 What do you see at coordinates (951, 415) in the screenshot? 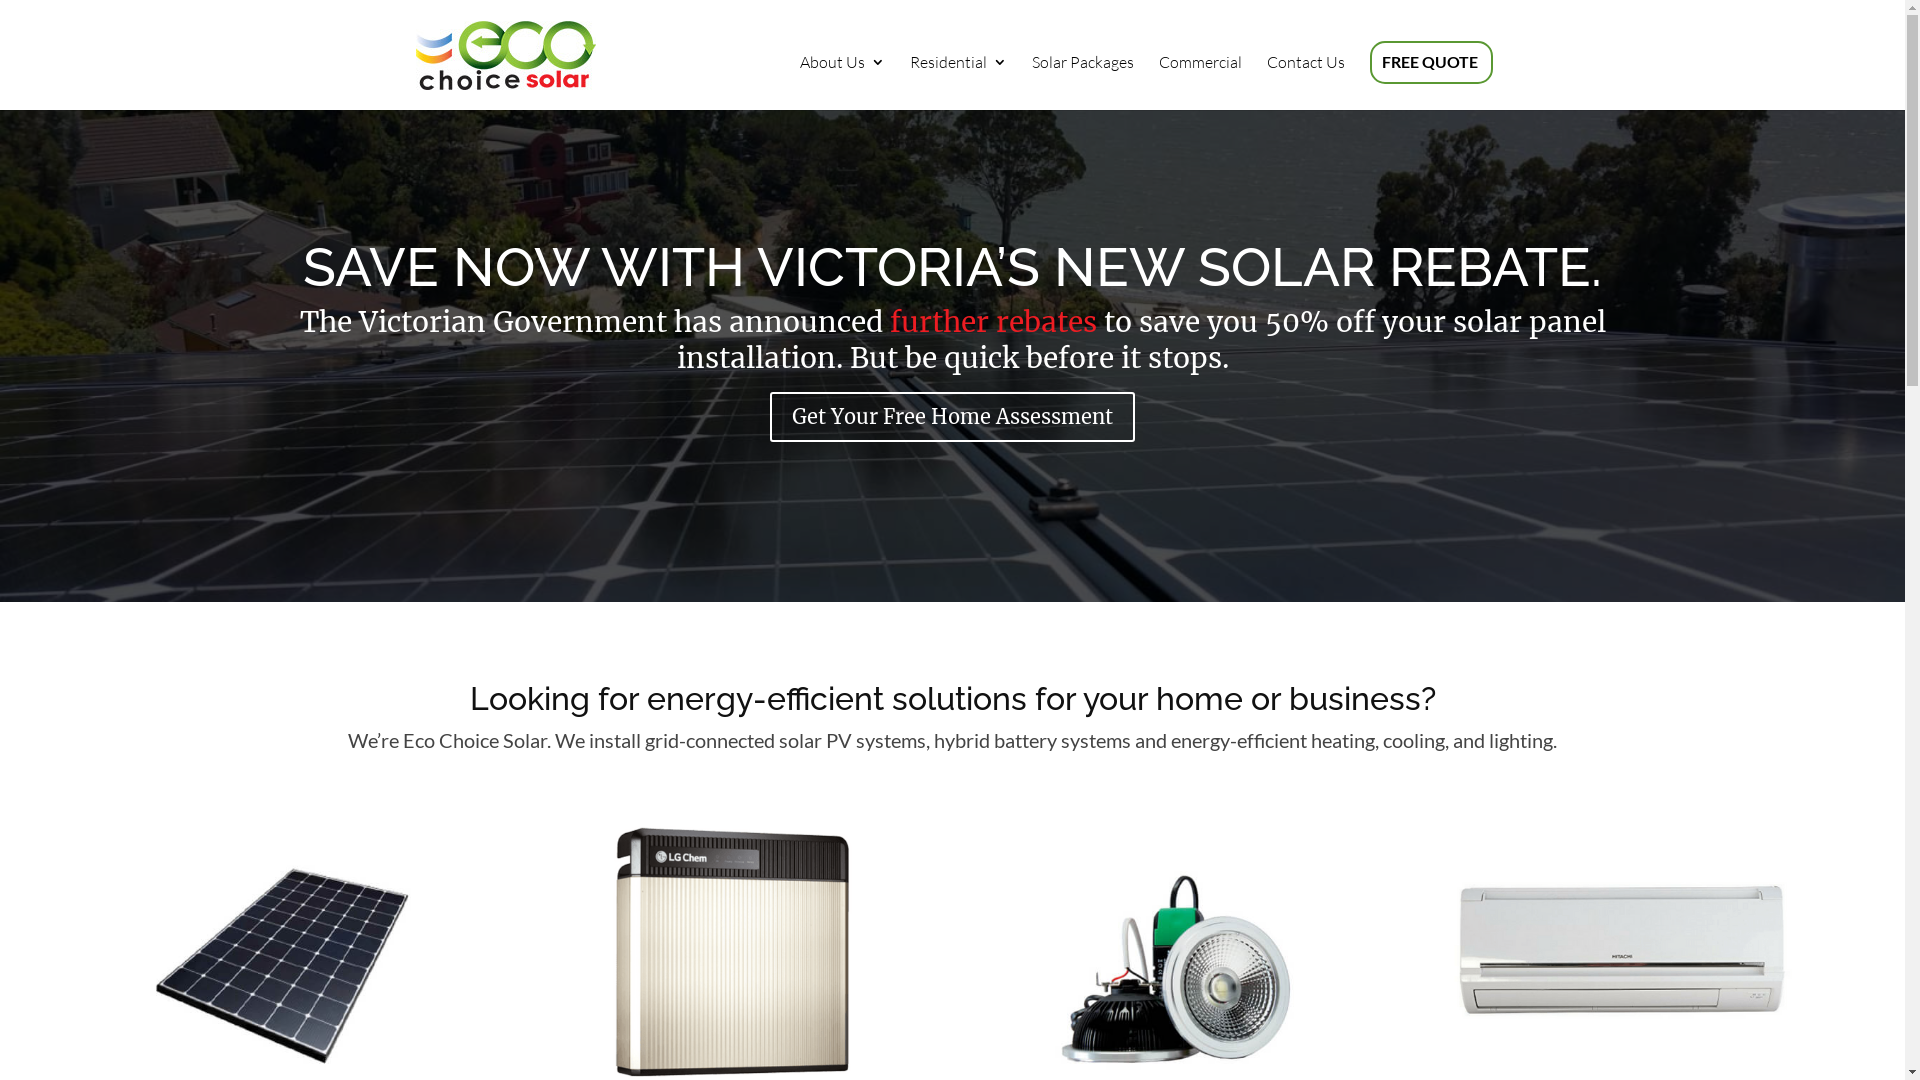
I see `'Get Your Free Home Assessment'` at bounding box center [951, 415].